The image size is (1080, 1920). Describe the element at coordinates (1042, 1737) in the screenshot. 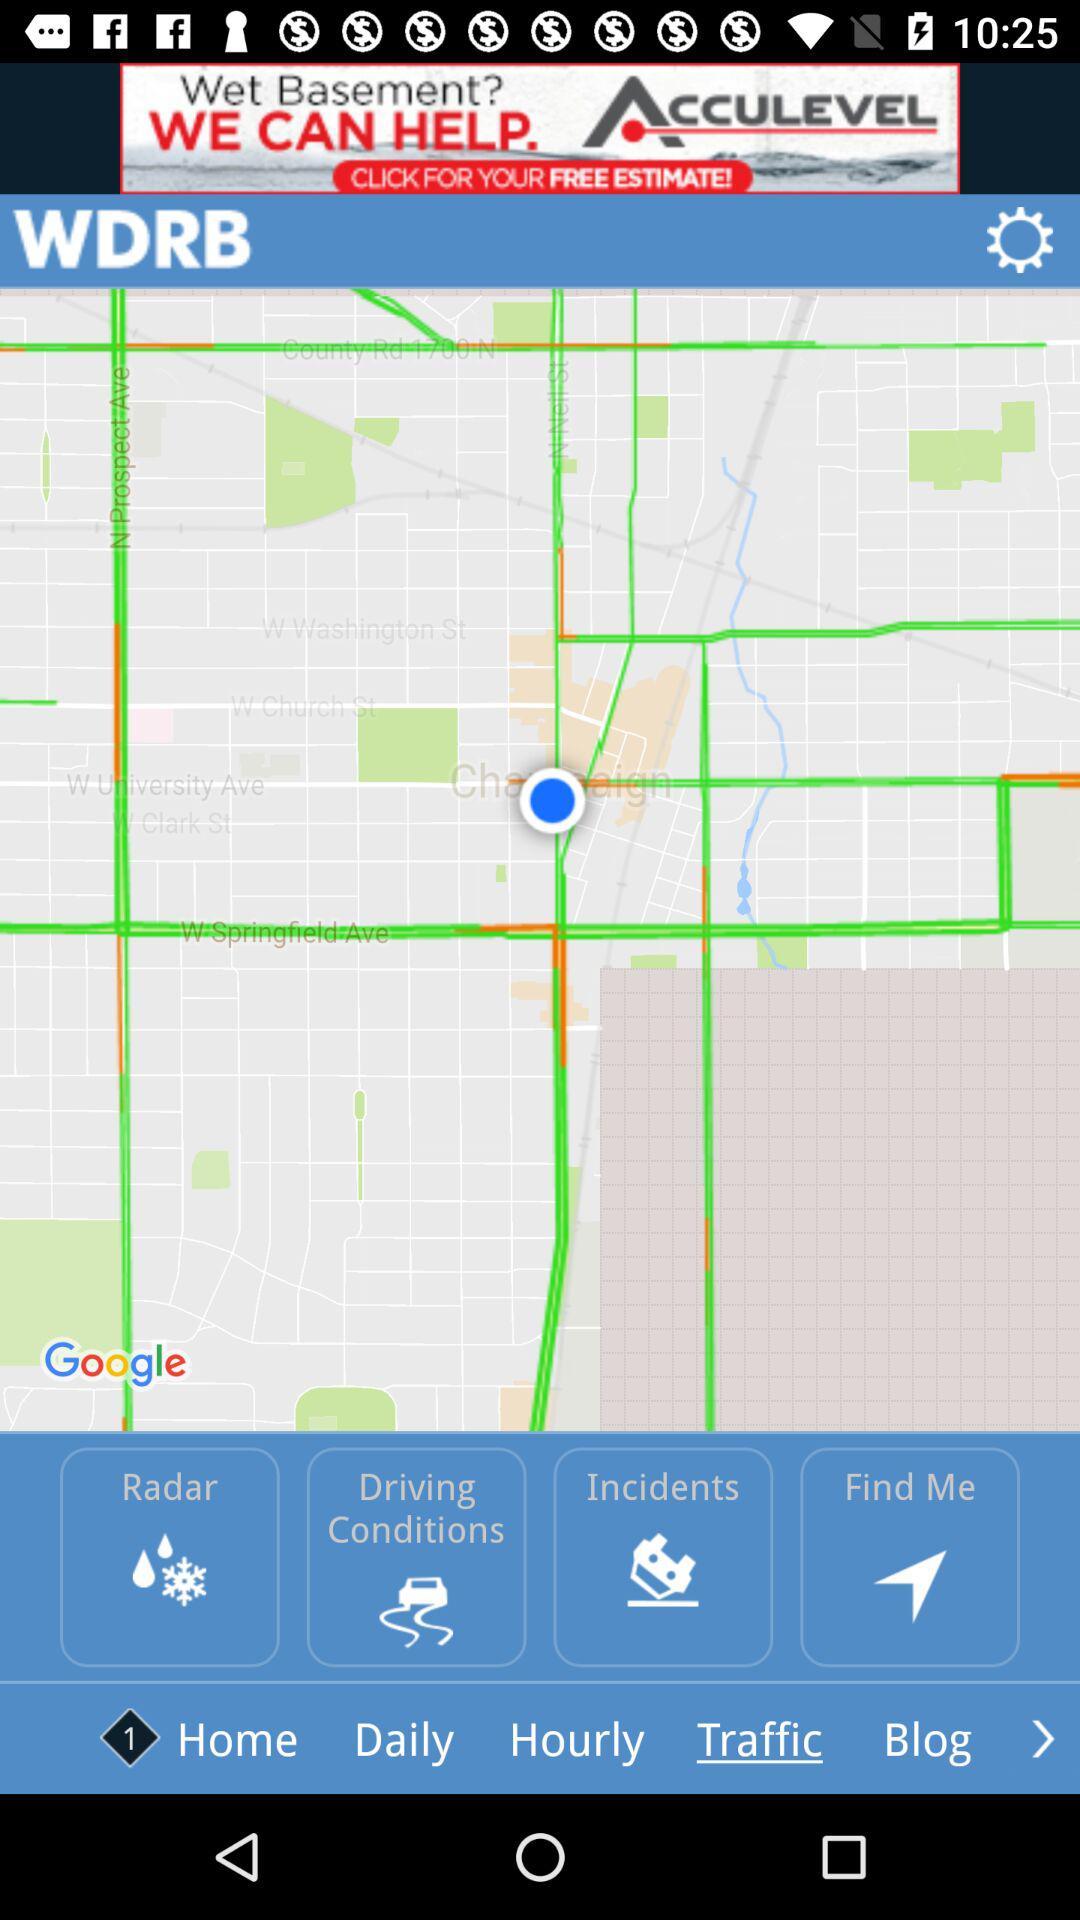

I see `the arrow_forward icon` at that location.